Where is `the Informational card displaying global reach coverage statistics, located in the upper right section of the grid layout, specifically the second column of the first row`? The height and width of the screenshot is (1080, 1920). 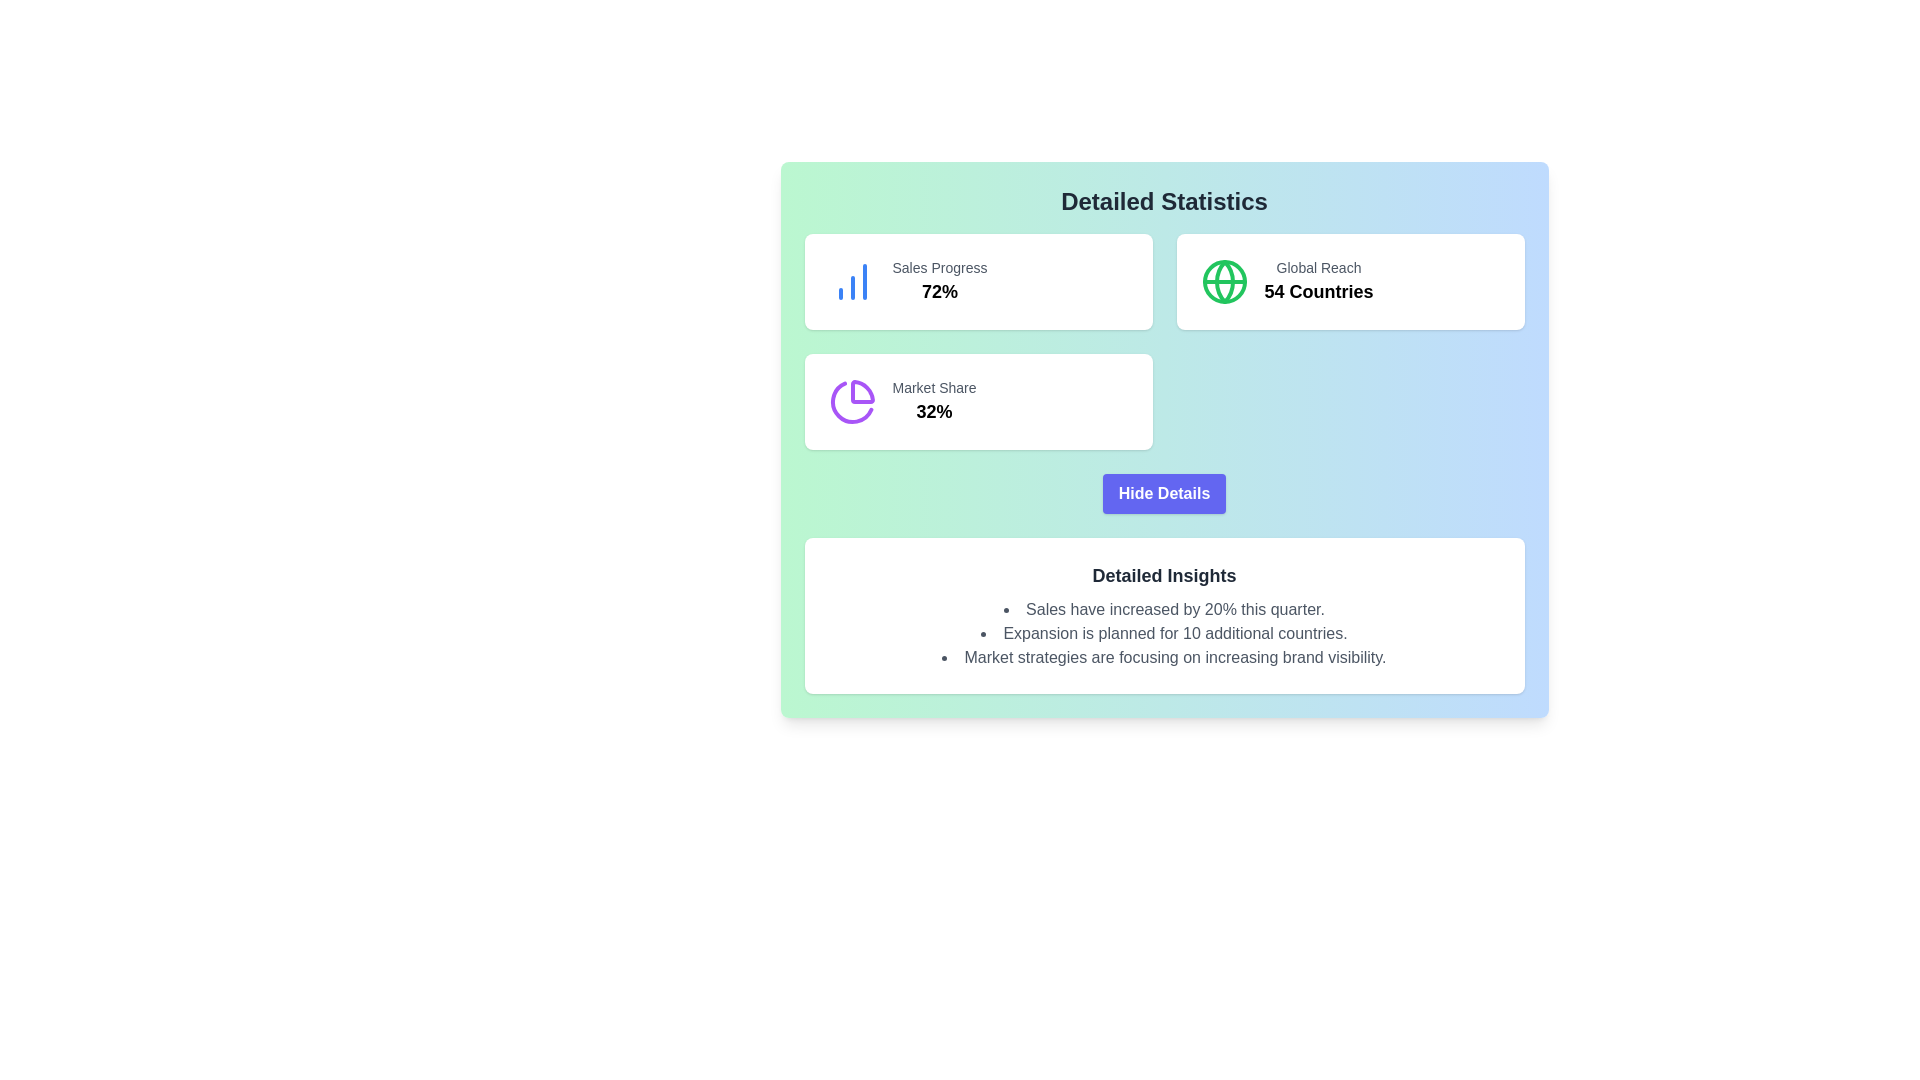
the Informational card displaying global reach coverage statistics, located in the upper right section of the grid layout, specifically the second column of the first row is located at coordinates (1350, 281).